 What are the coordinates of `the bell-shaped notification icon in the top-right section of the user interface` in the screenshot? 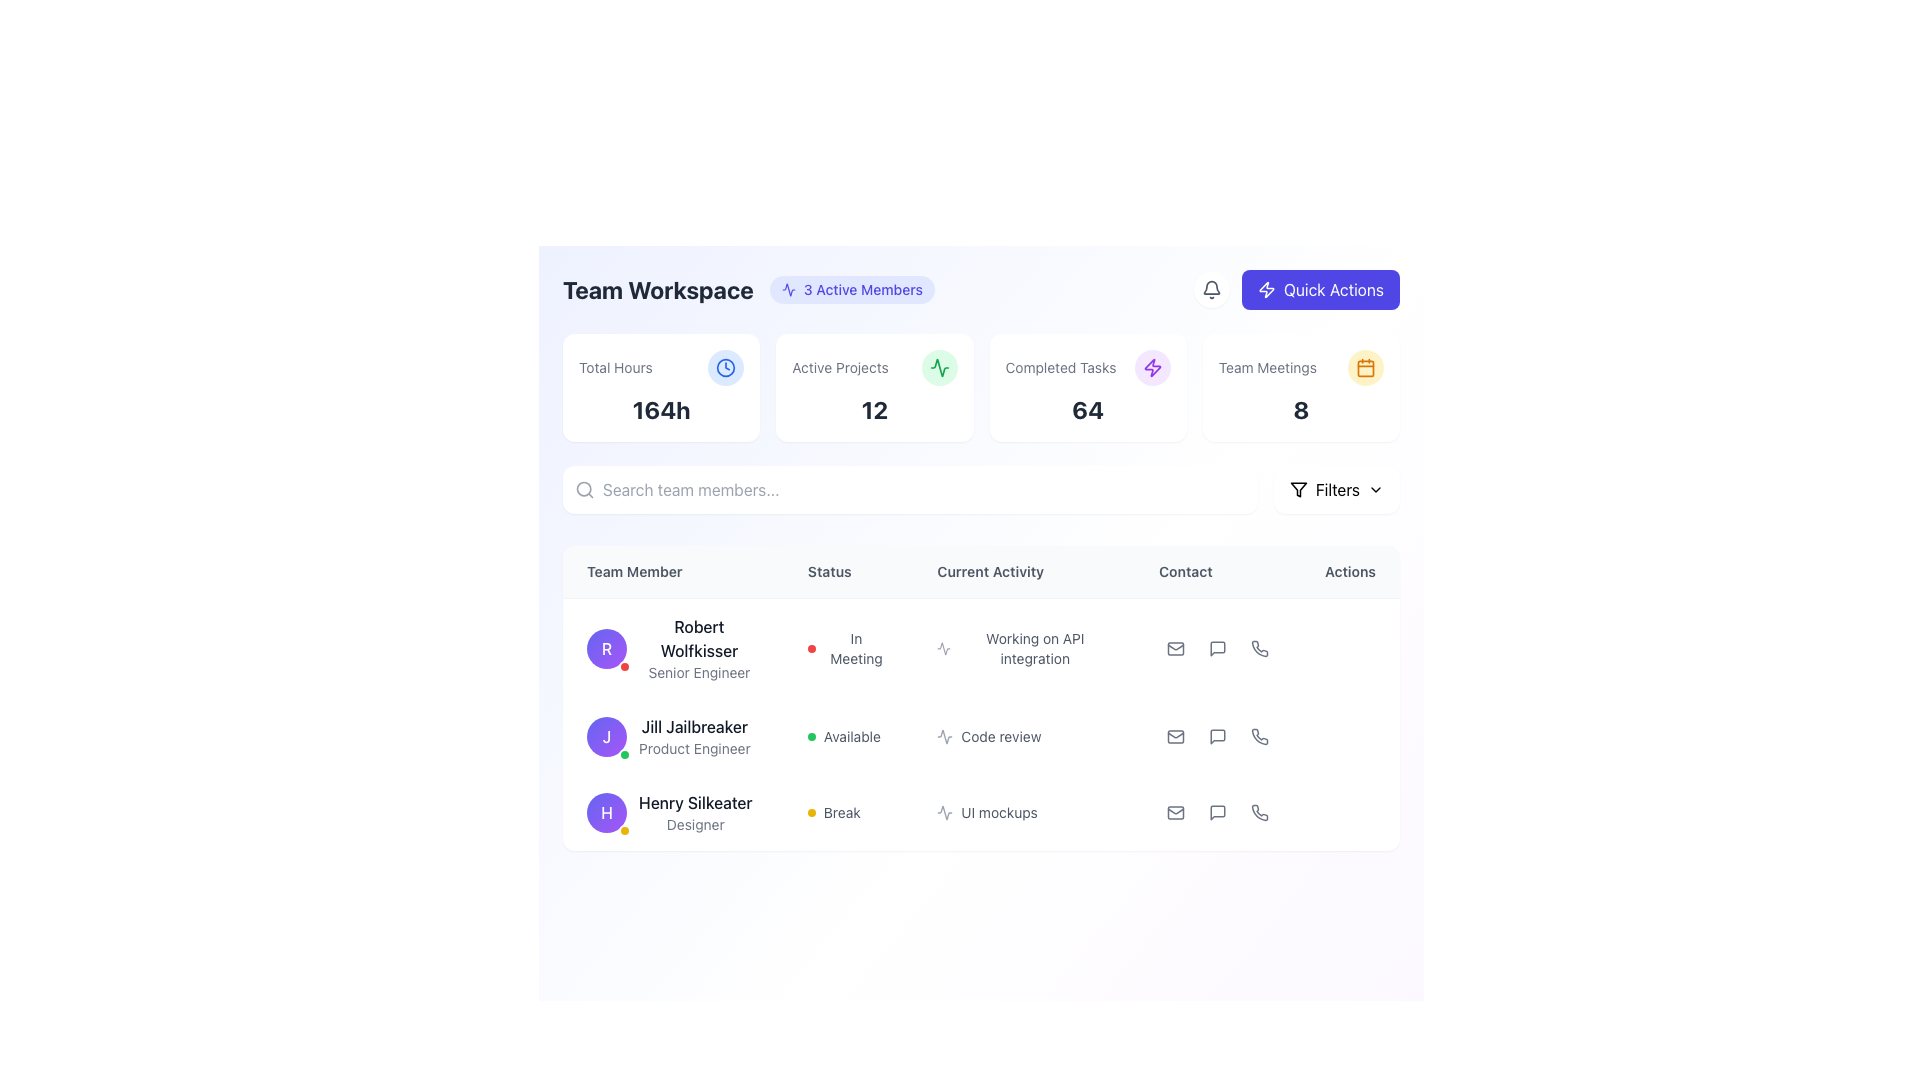 It's located at (1210, 289).